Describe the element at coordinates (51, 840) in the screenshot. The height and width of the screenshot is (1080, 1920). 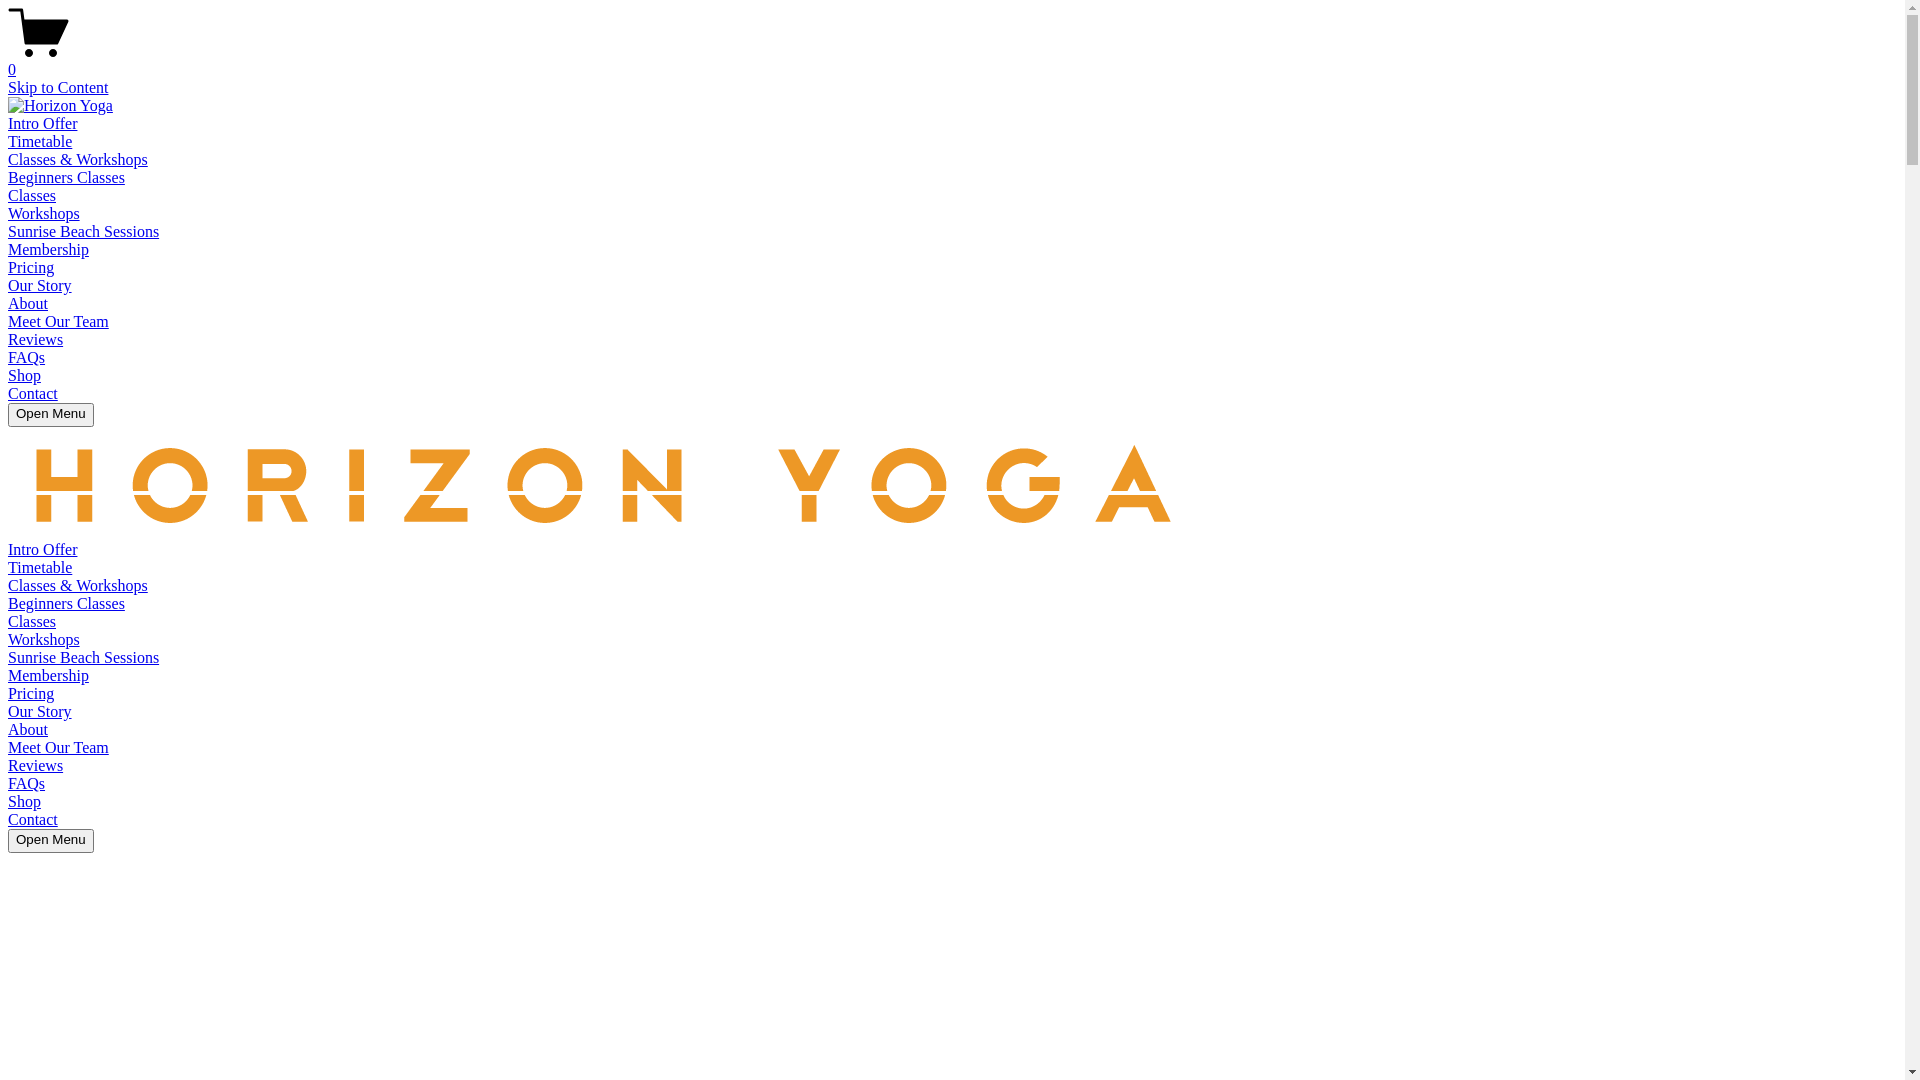
I see `'Open Menu'` at that location.